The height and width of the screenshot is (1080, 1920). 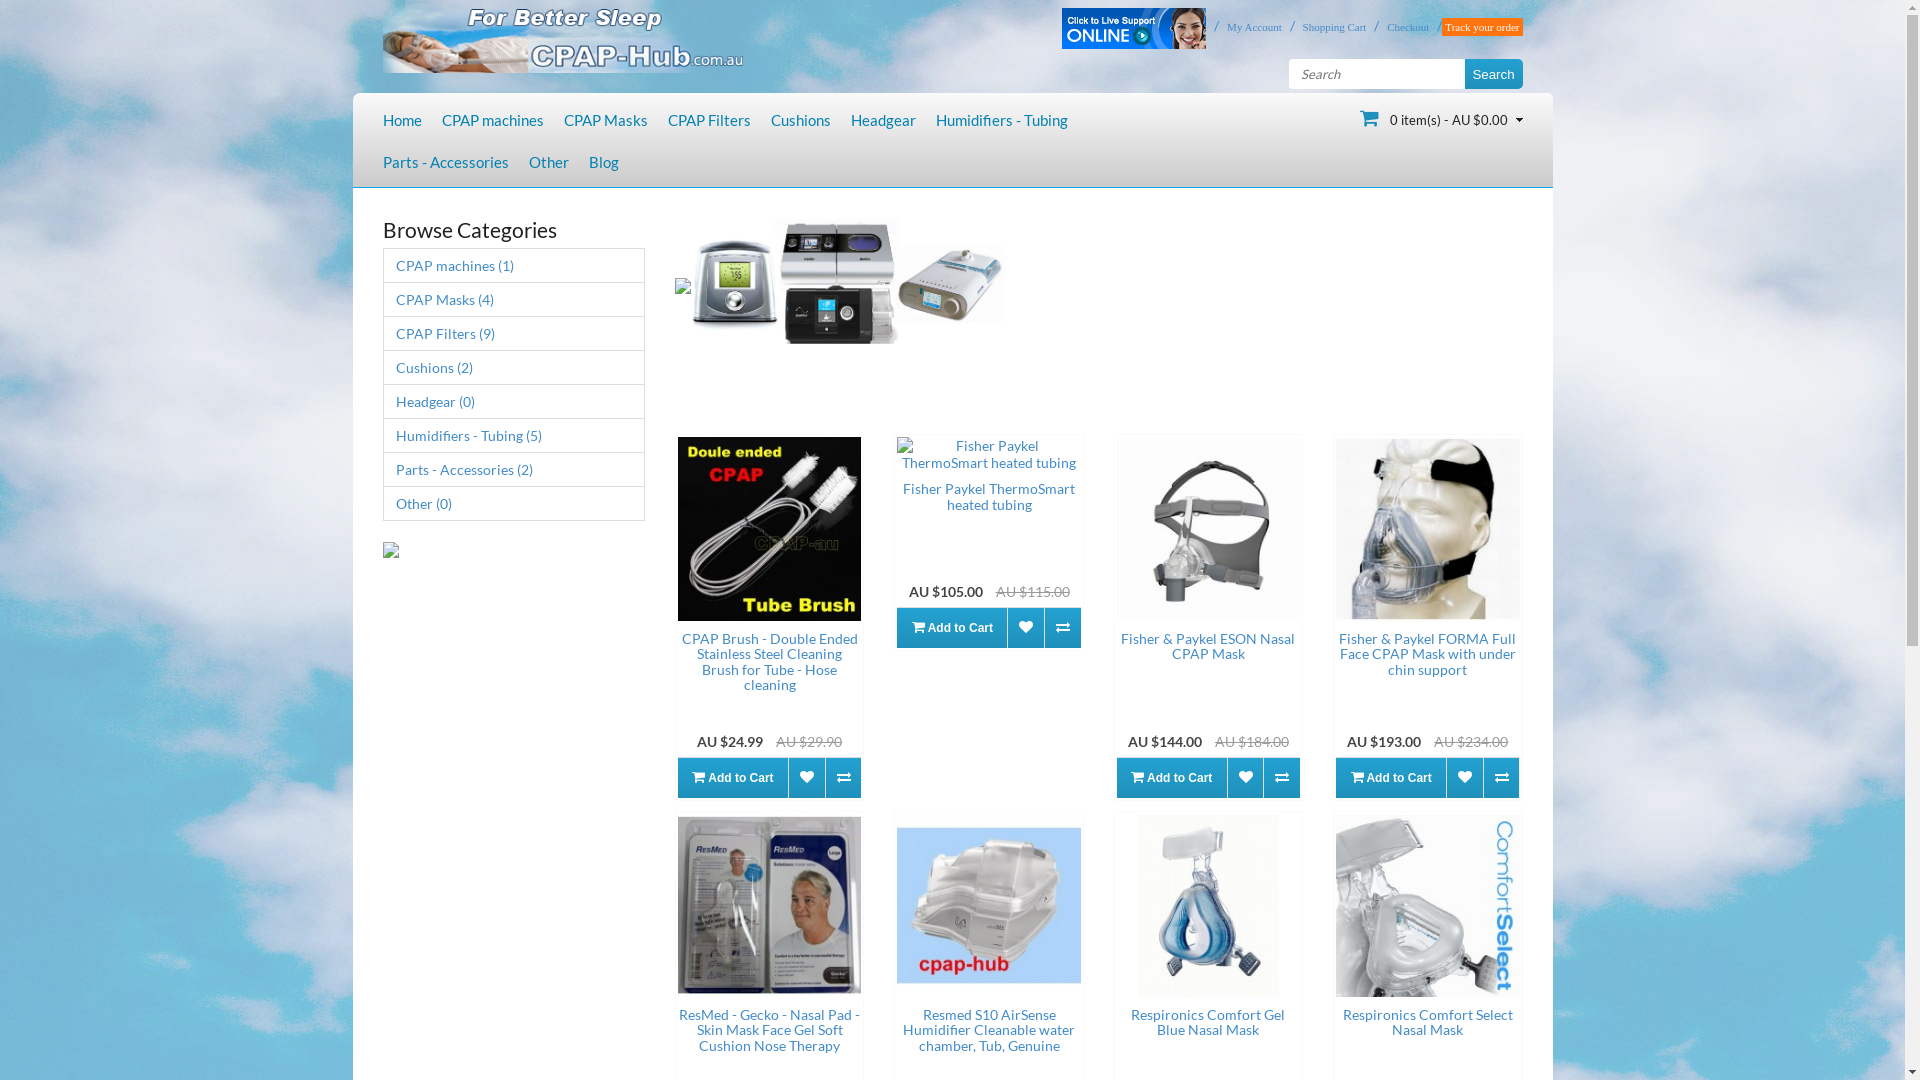 I want to click on 'CPAP machines (1)', so click(x=513, y=264).